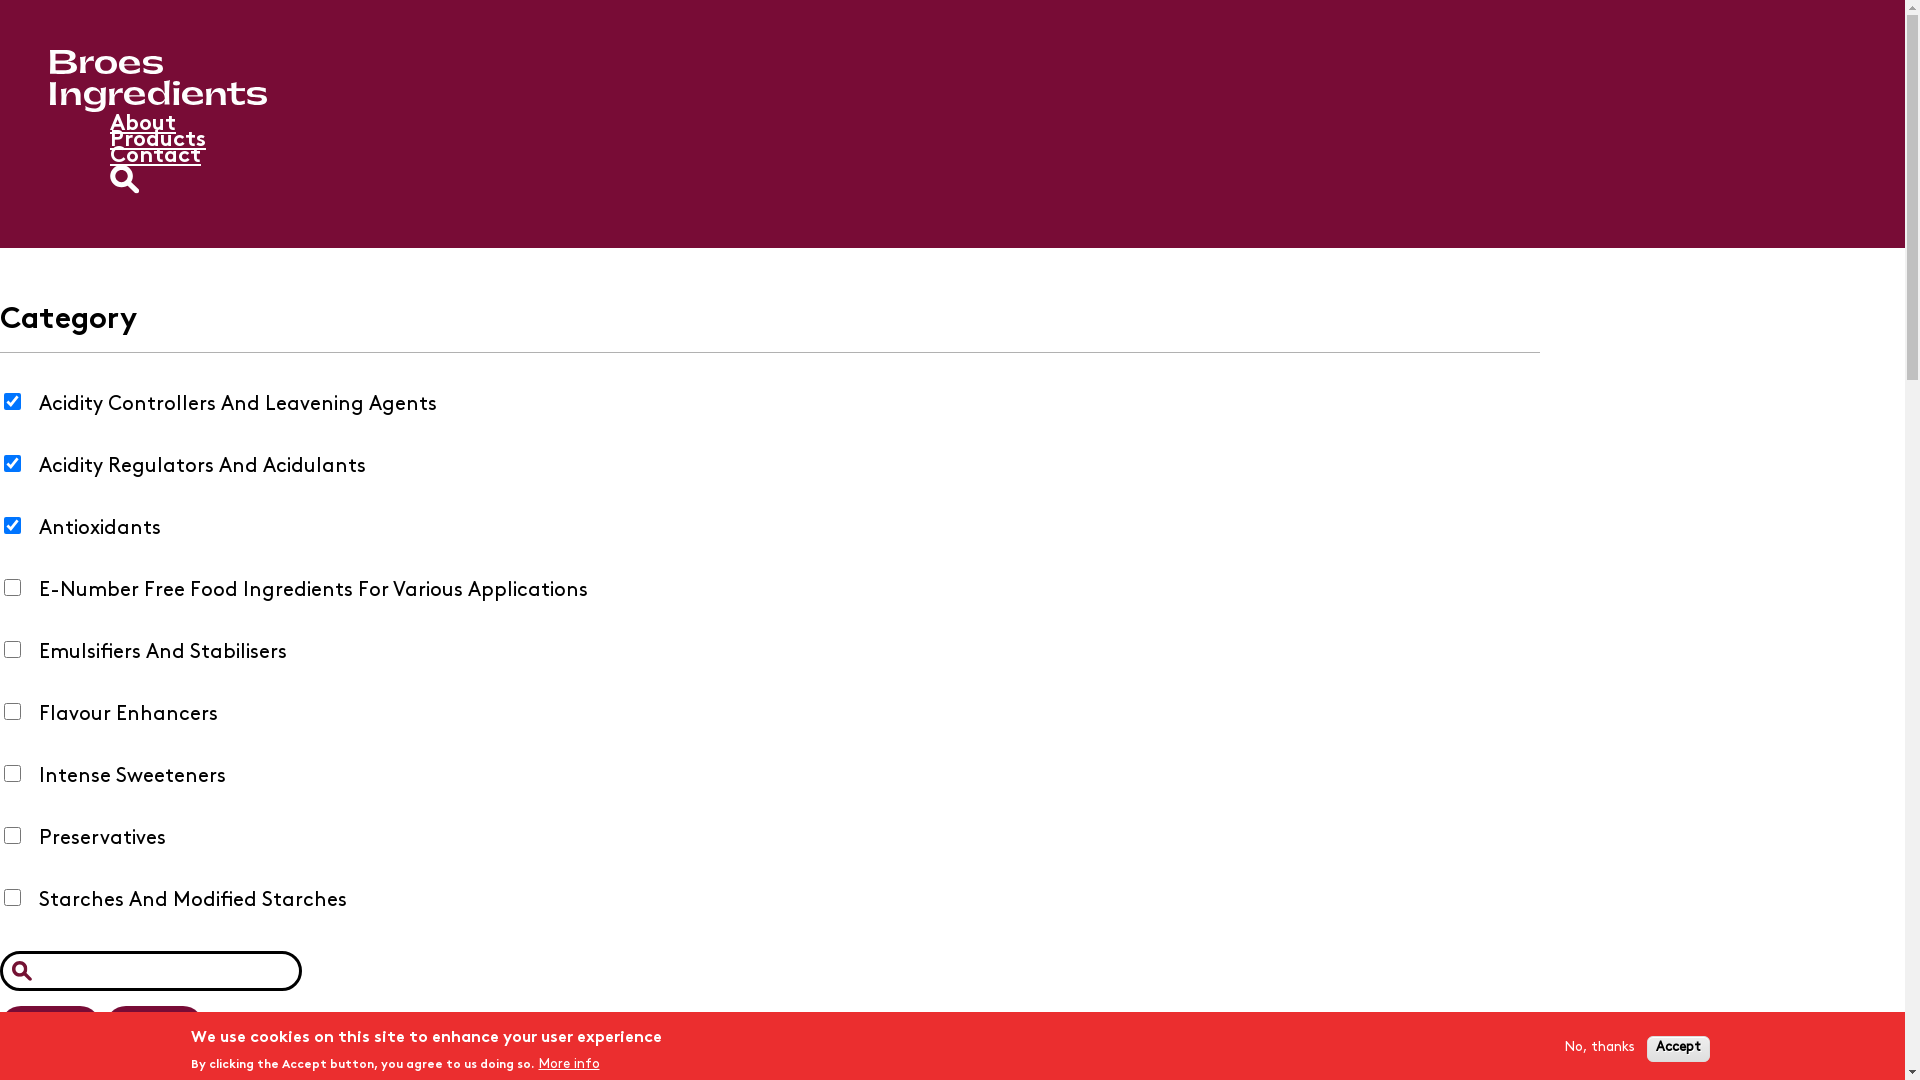 This screenshot has height=1080, width=1920. Describe the element at coordinates (1677, 1047) in the screenshot. I see `'Accept'` at that location.